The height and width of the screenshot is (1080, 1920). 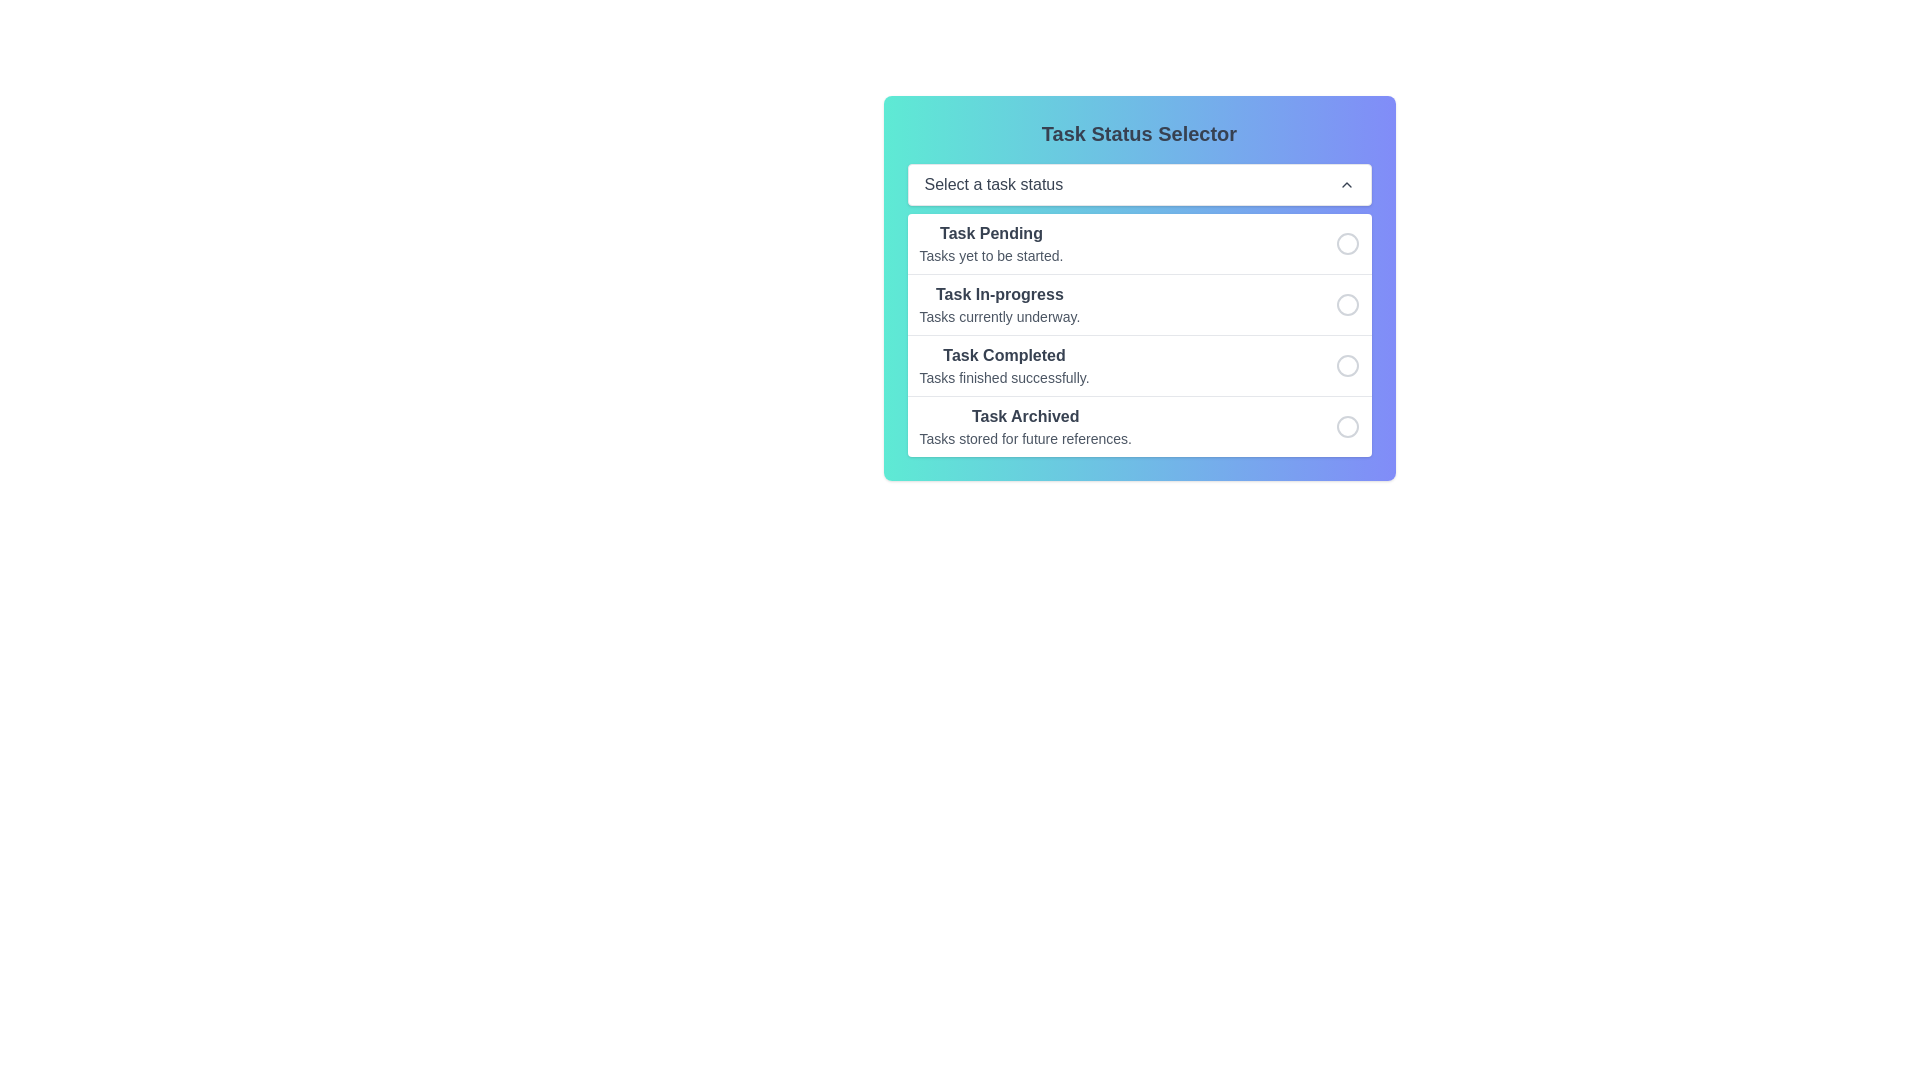 What do you see at coordinates (1139, 242) in the screenshot?
I see `the topmost selectable list item in the 'Task Status Selector' dropdown` at bounding box center [1139, 242].